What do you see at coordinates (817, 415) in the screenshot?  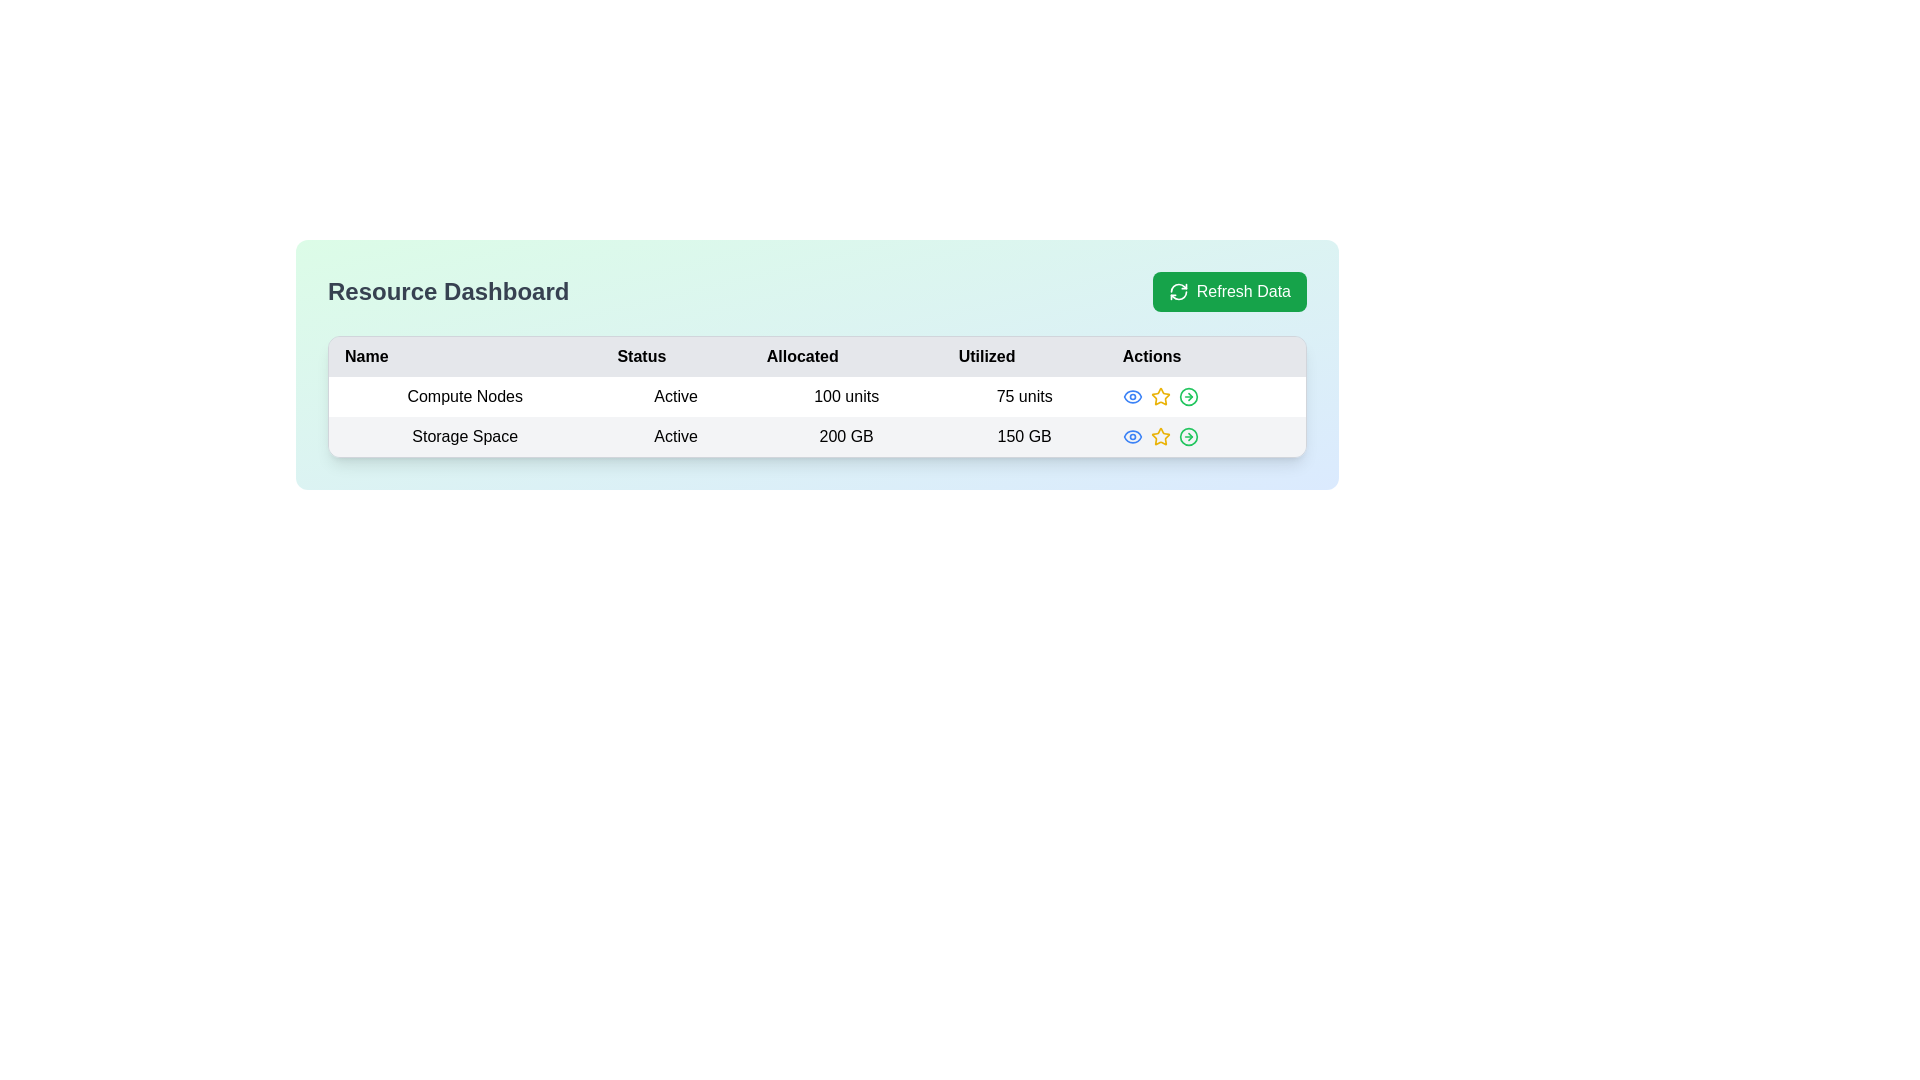 I see `details displayed in the first table row containing 'Compute Nodes', 'Active', '100 units', '75 units', and interactive icons` at bounding box center [817, 415].